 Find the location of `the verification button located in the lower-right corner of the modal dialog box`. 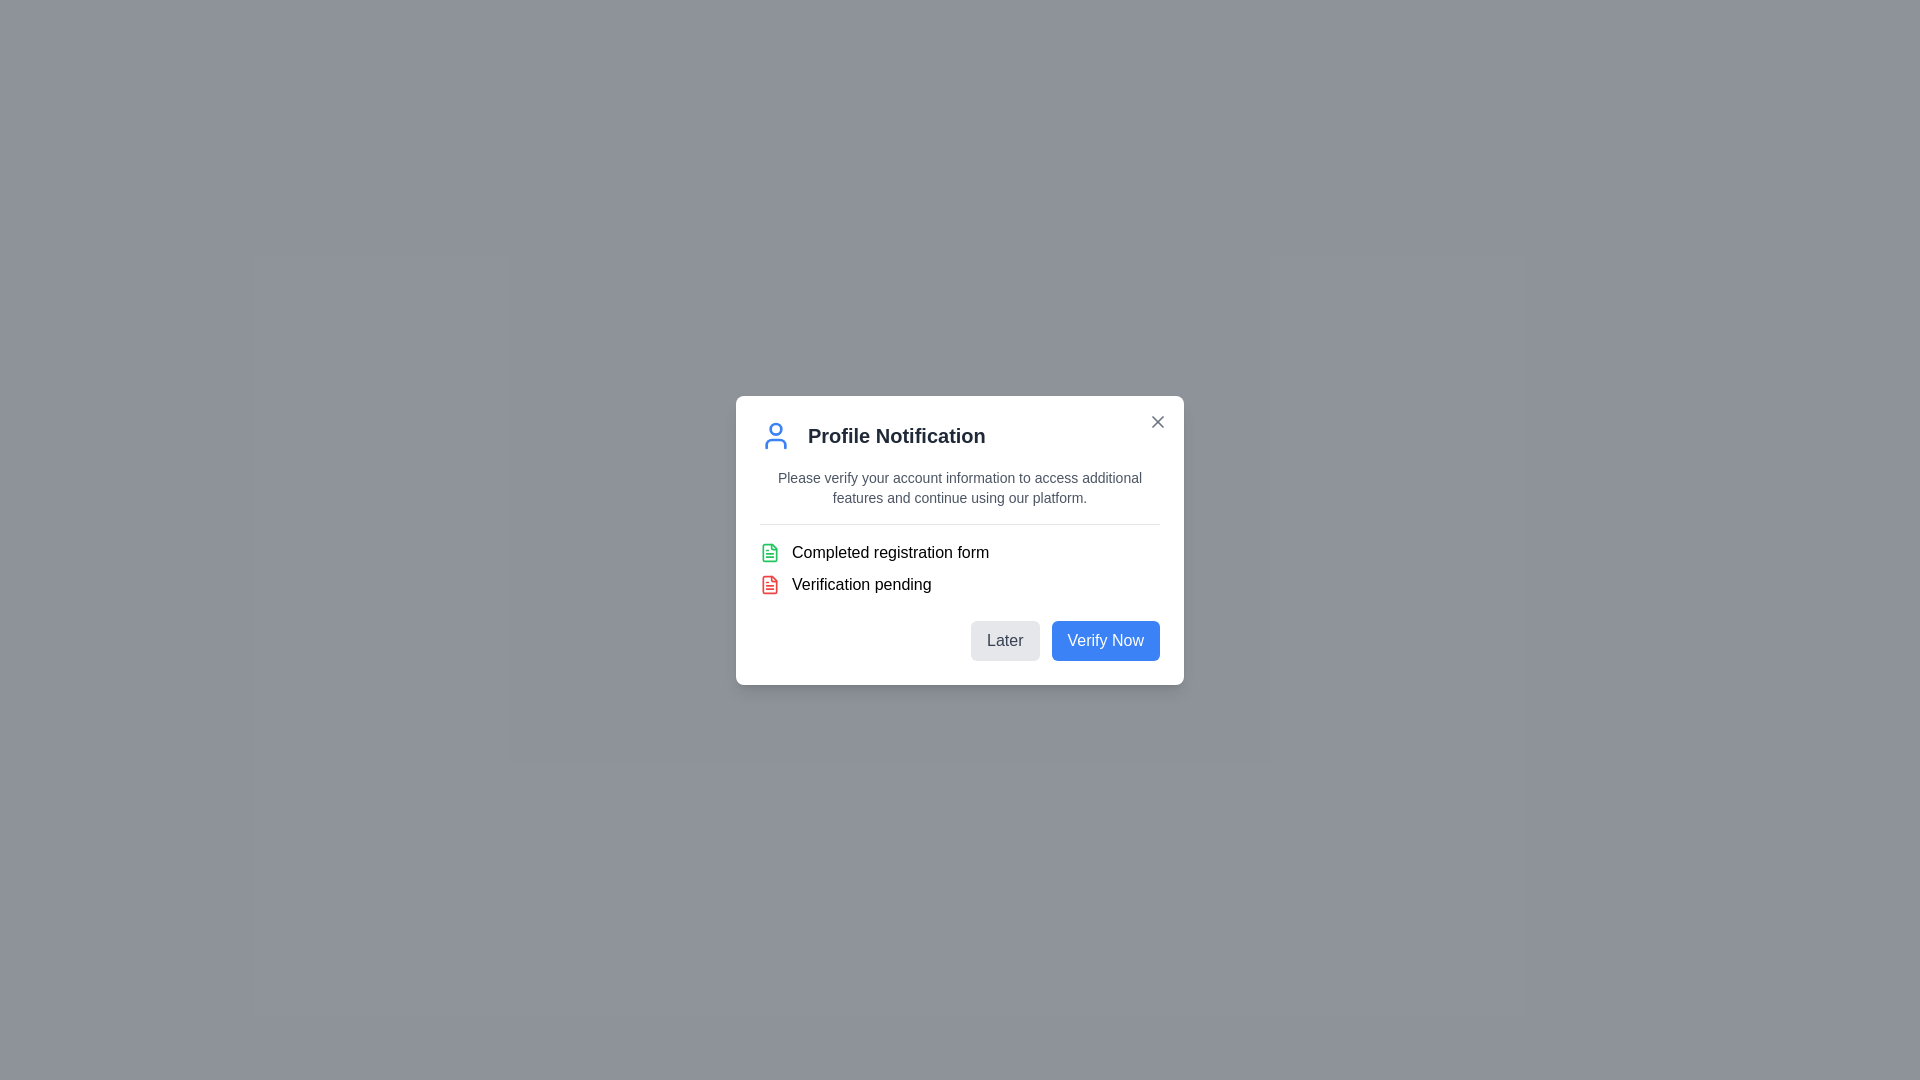

the verification button located in the lower-right corner of the modal dialog box is located at coordinates (1104, 640).